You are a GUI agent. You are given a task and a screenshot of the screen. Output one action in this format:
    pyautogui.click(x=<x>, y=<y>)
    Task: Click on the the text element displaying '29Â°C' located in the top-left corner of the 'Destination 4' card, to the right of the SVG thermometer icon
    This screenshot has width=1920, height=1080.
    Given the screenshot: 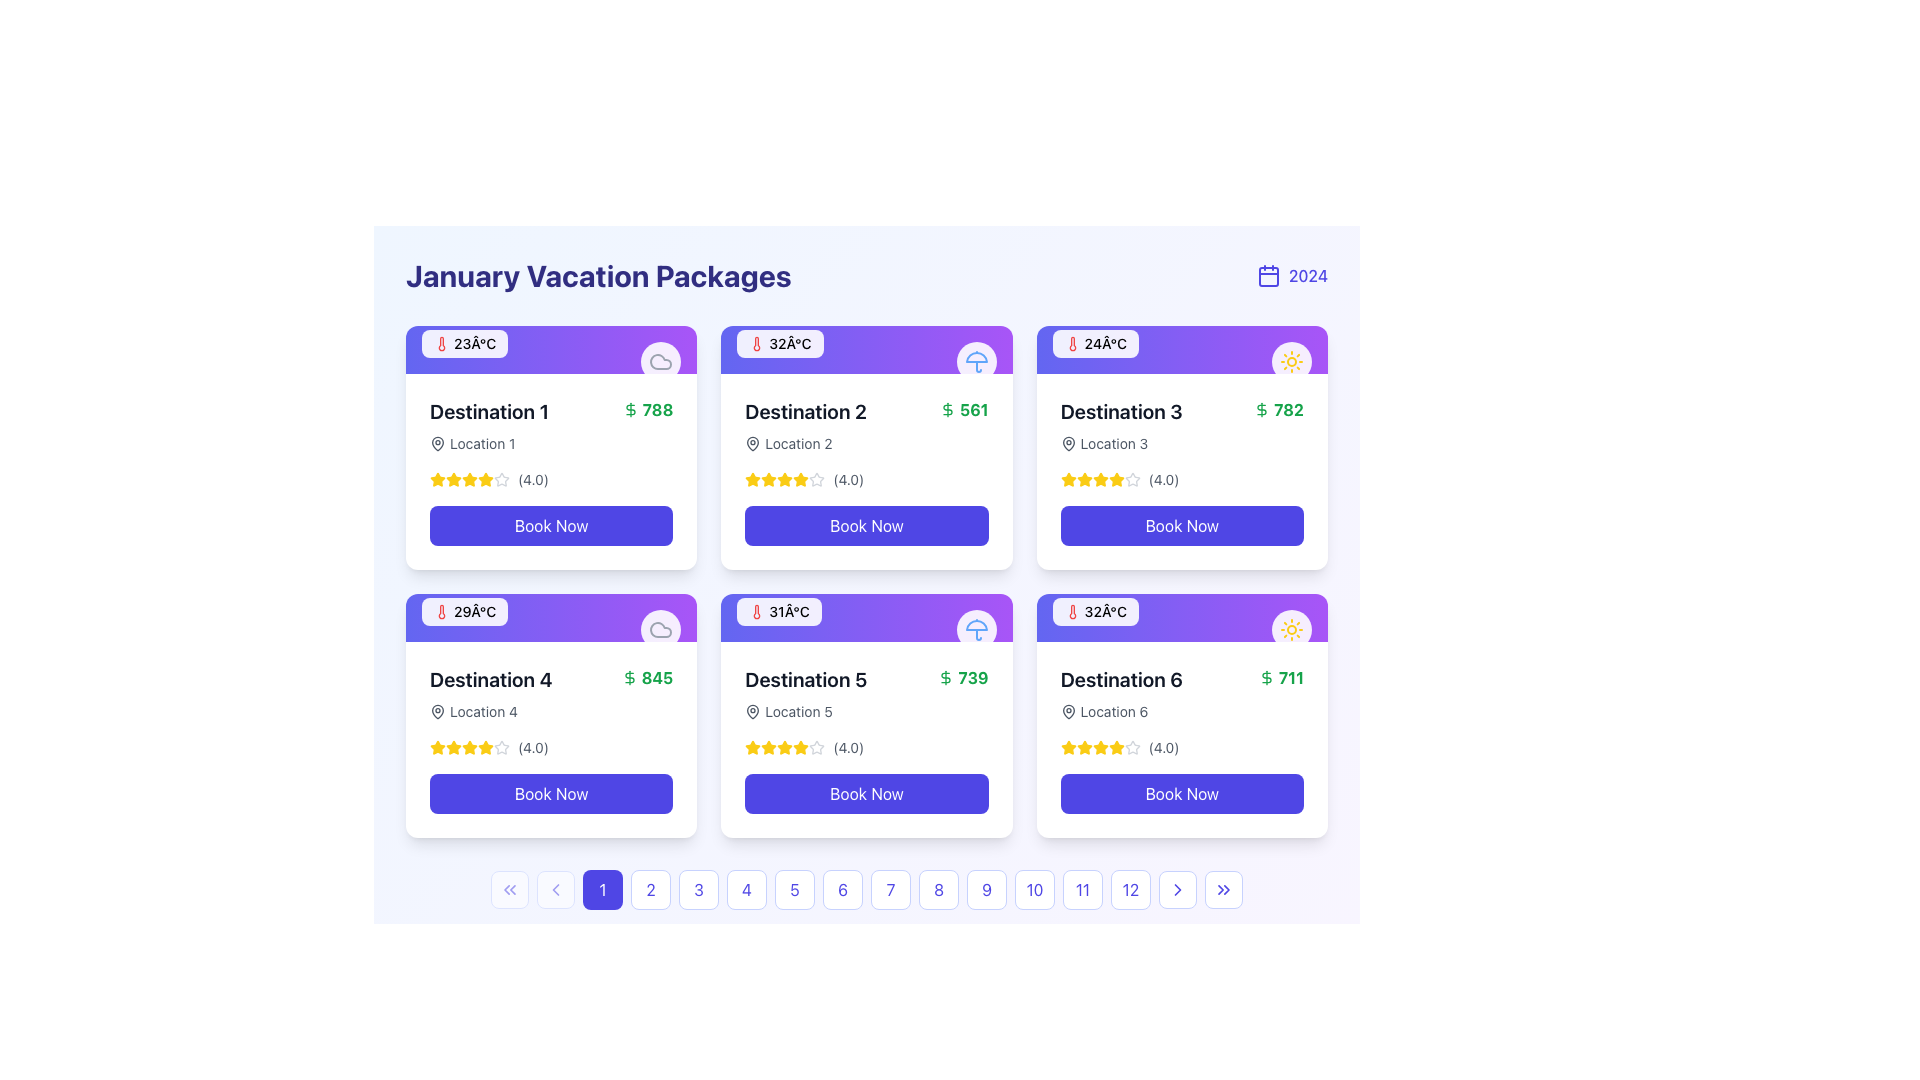 What is the action you would take?
    pyautogui.click(x=474, y=611)
    